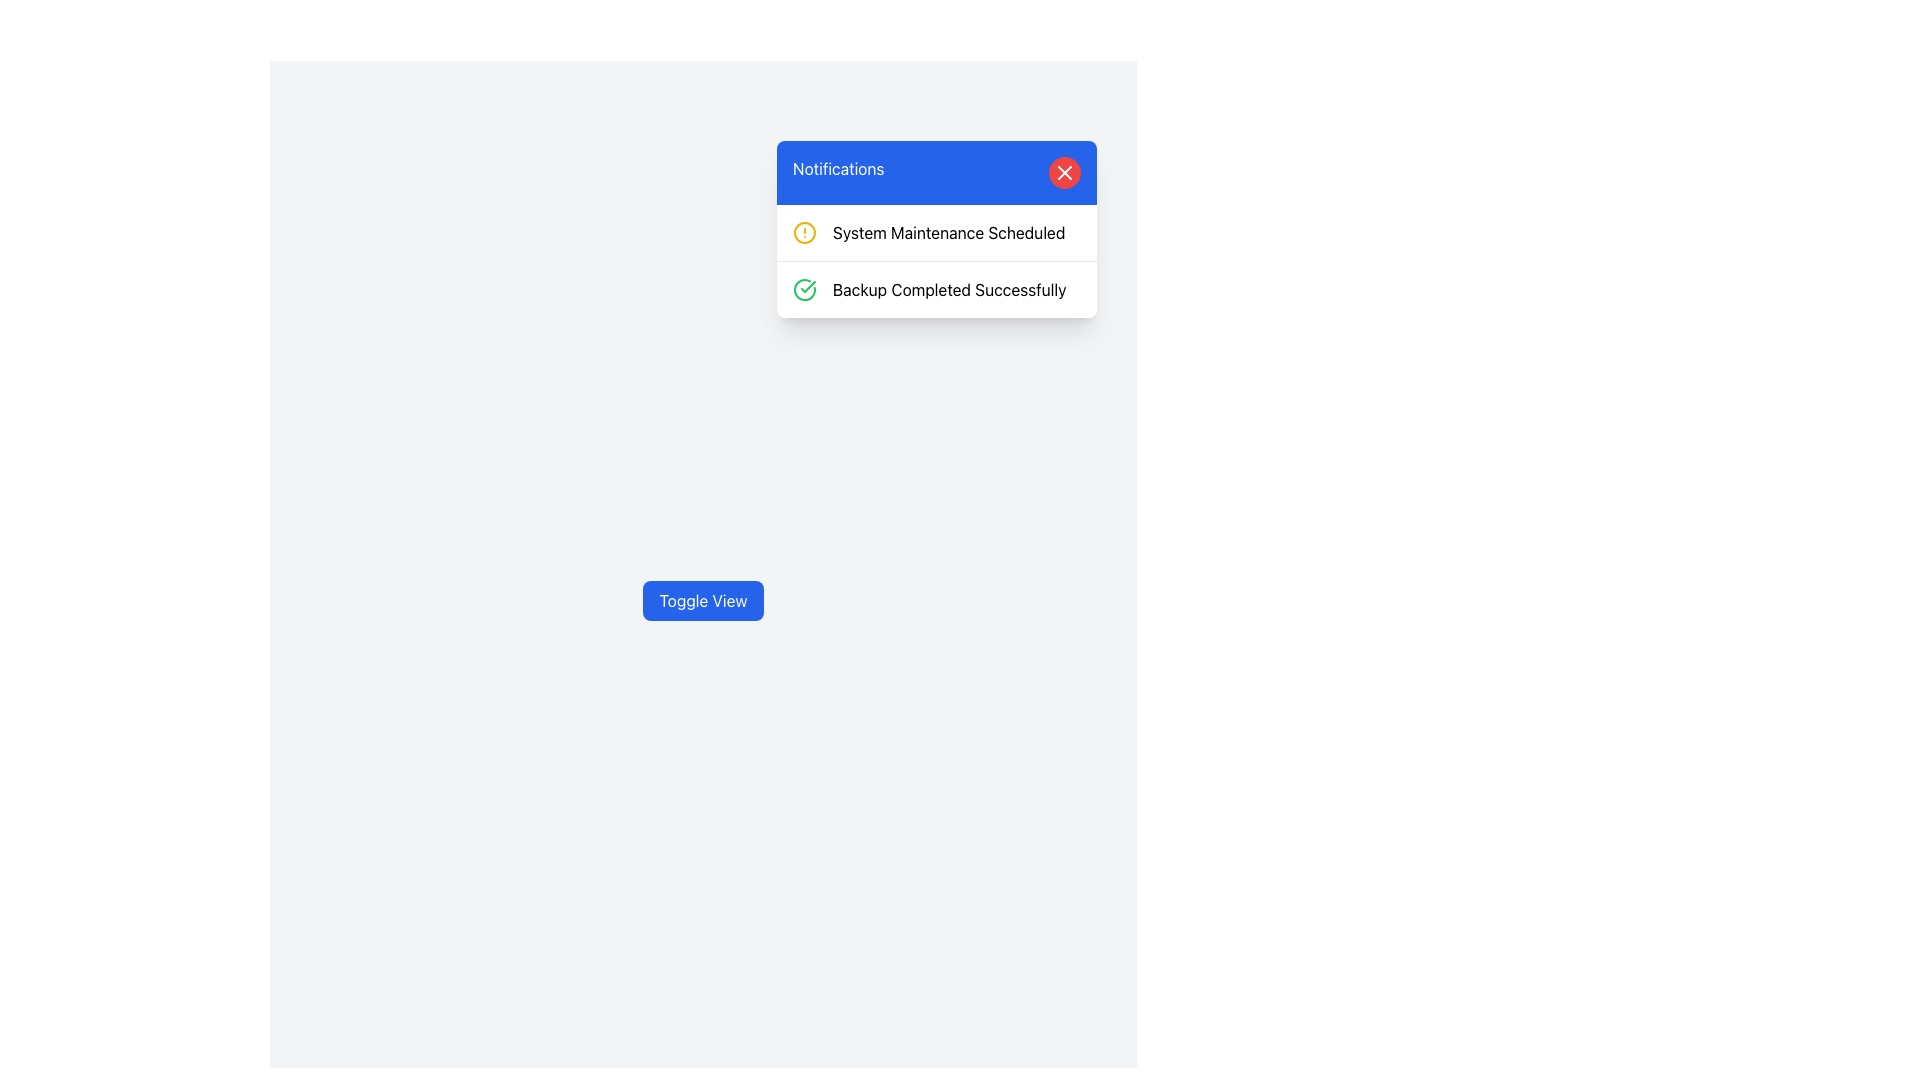  I want to click on the state of the warning icon located to the left of the 'System Maintenance Scheduled' text in the notification list panel, so click(805, 231).